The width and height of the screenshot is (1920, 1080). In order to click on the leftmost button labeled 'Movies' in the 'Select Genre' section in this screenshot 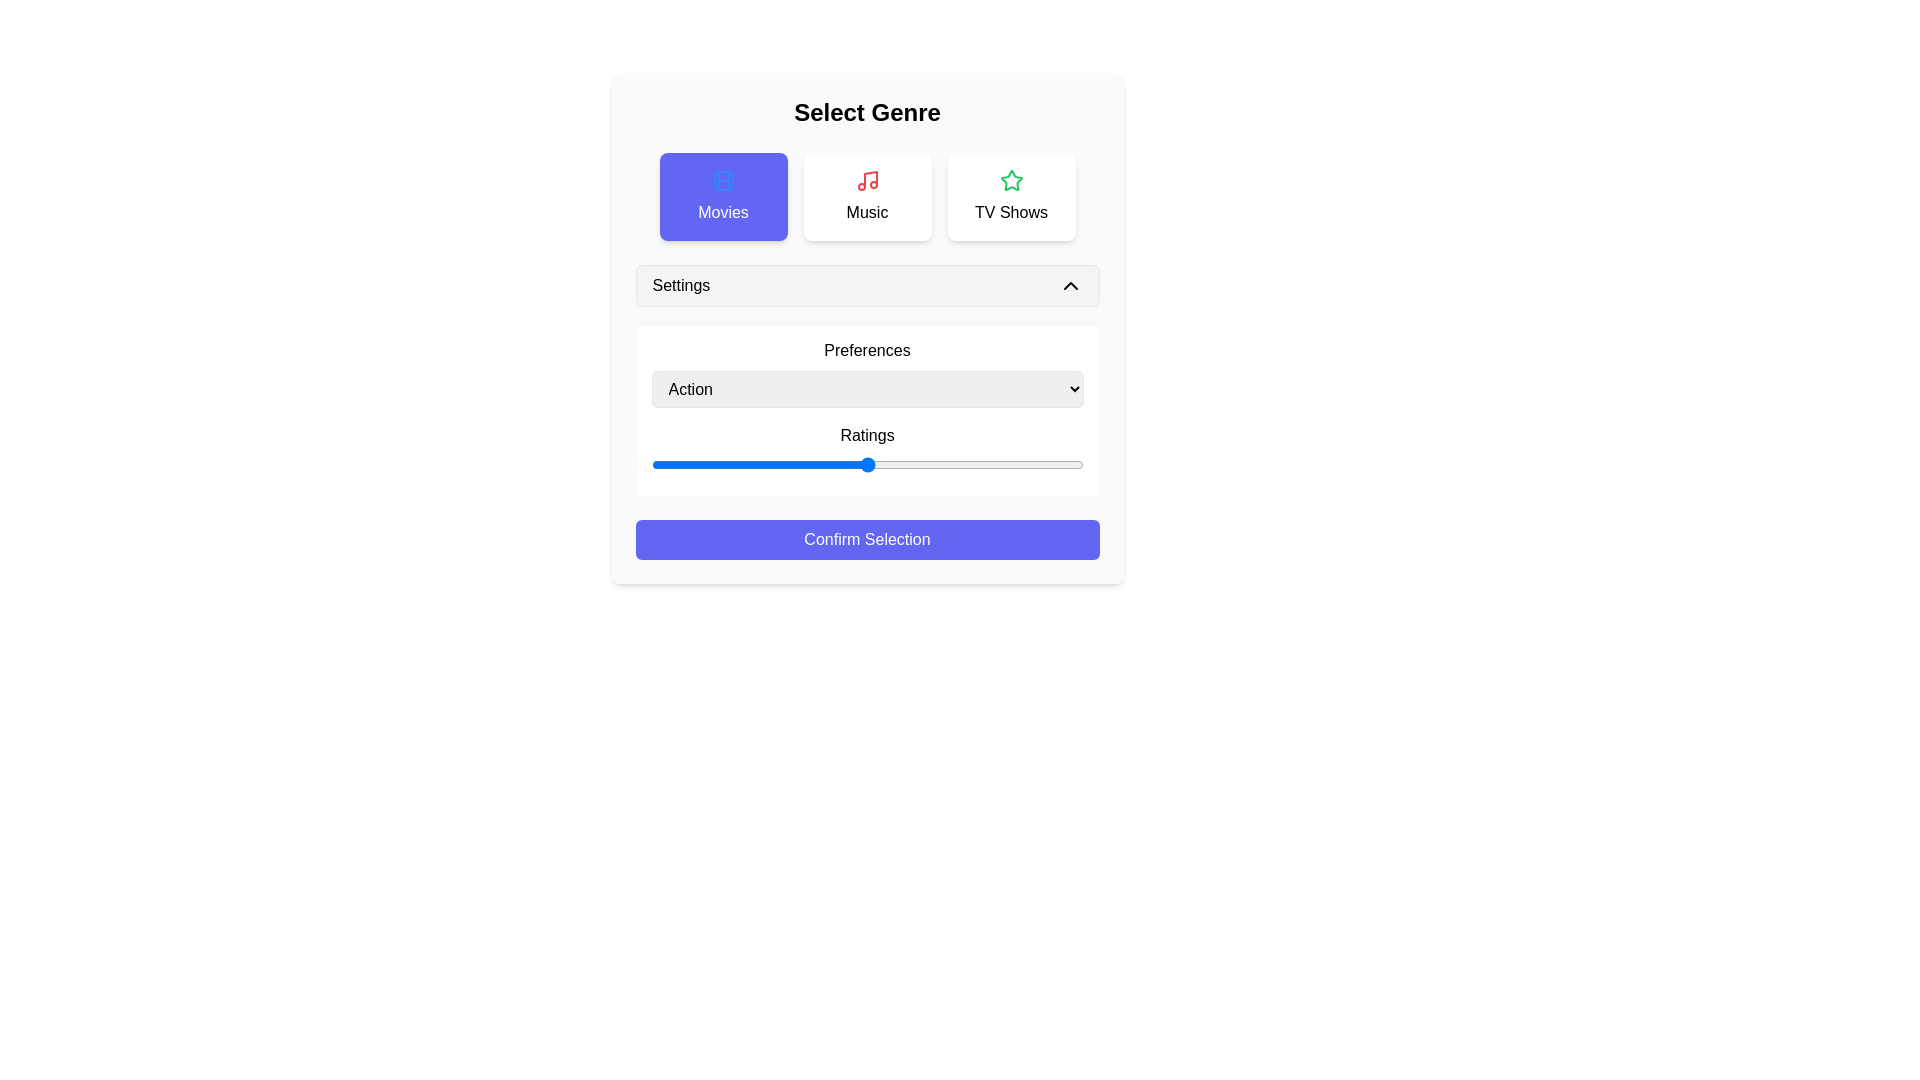, I will do `click(722, 196)`.